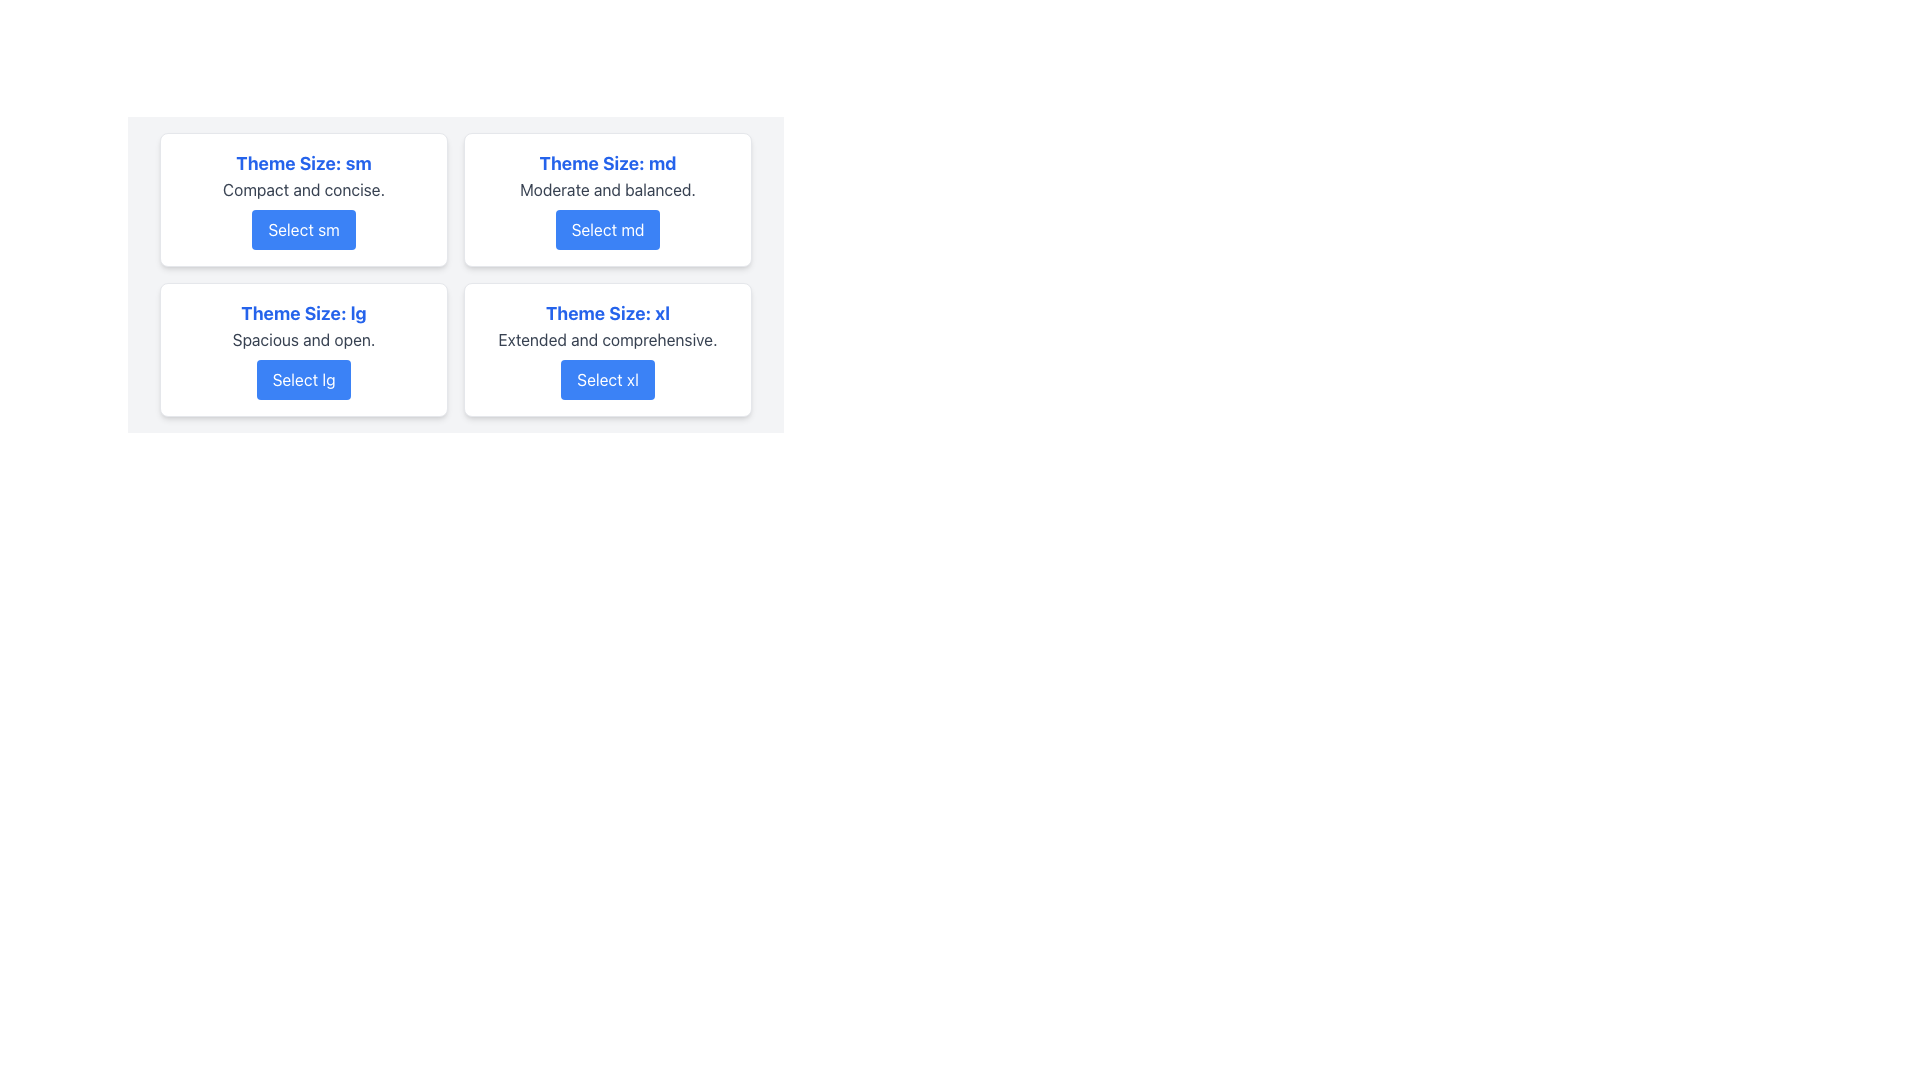 The image size is (1920, 1080). I want to click on the Text Label displaying 'Moderate and balanced.' which is located in the center of the second card in the first row, beneath the header 'Theme Size: md', so click(607, 189).